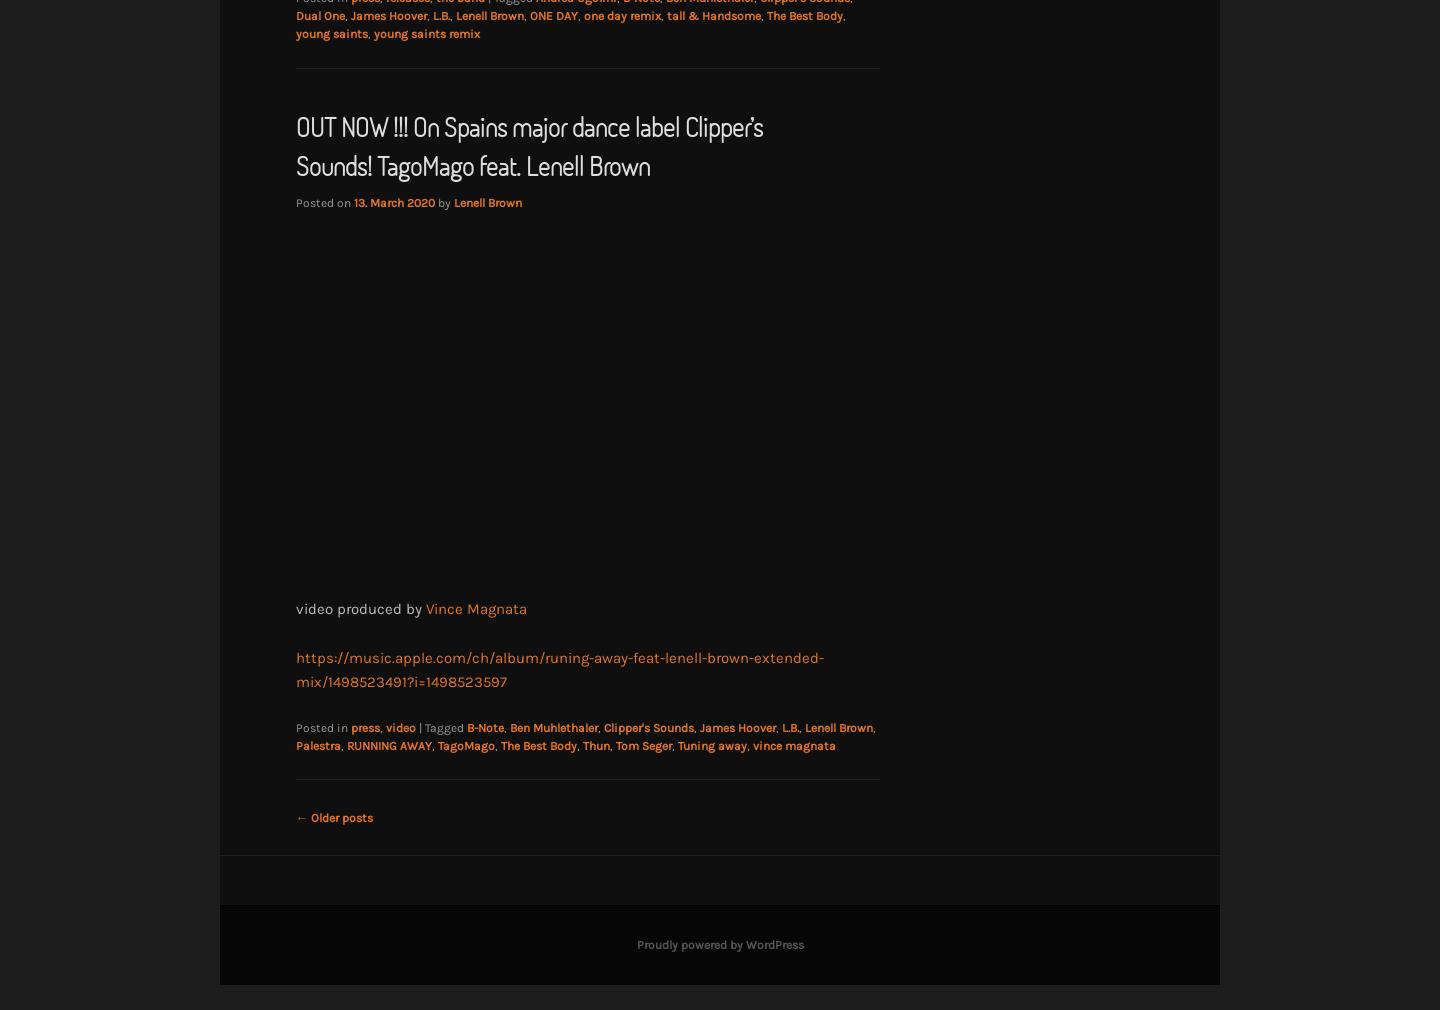 This screenshot has height=1010, width=1440. What do you see at coordinates (320, 14) in the screenshot?
I see `'Dual One'` at bounding box center [320, 14].